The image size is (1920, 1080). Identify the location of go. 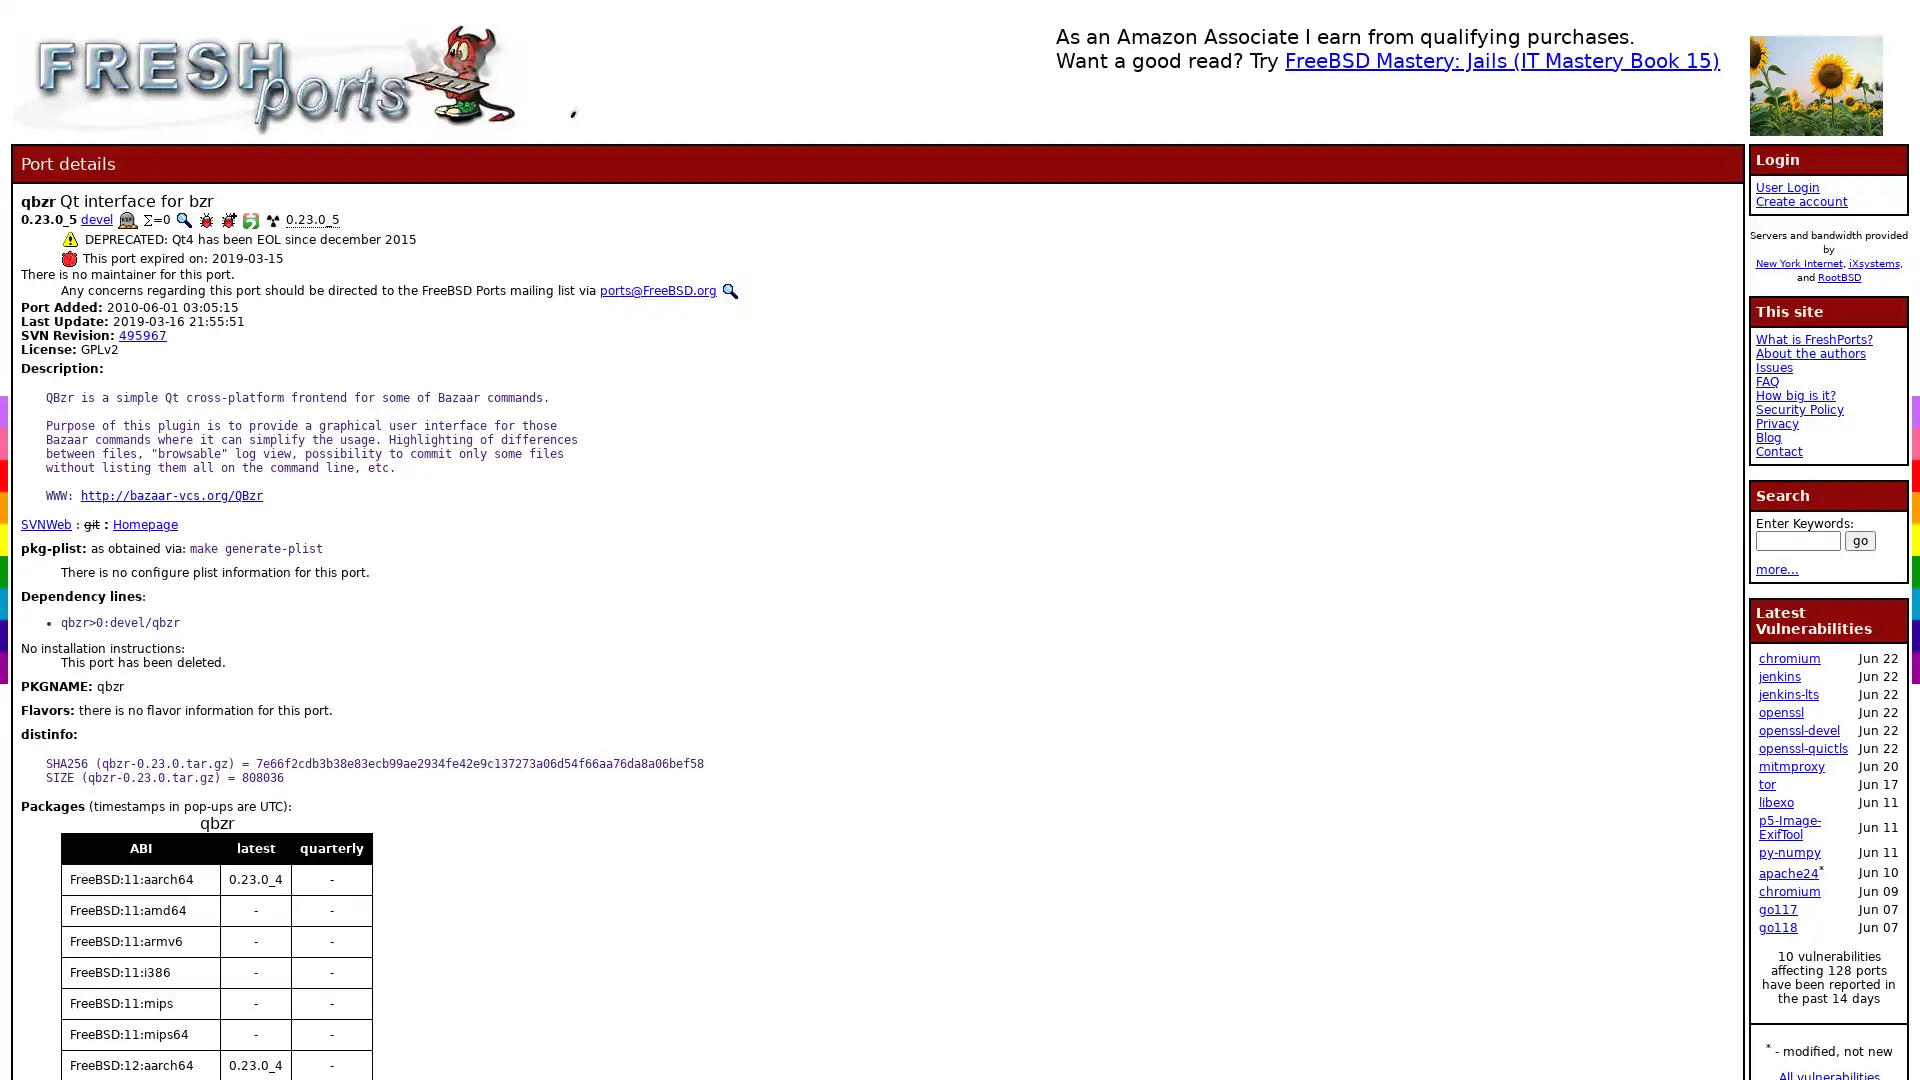
(1859, 540).